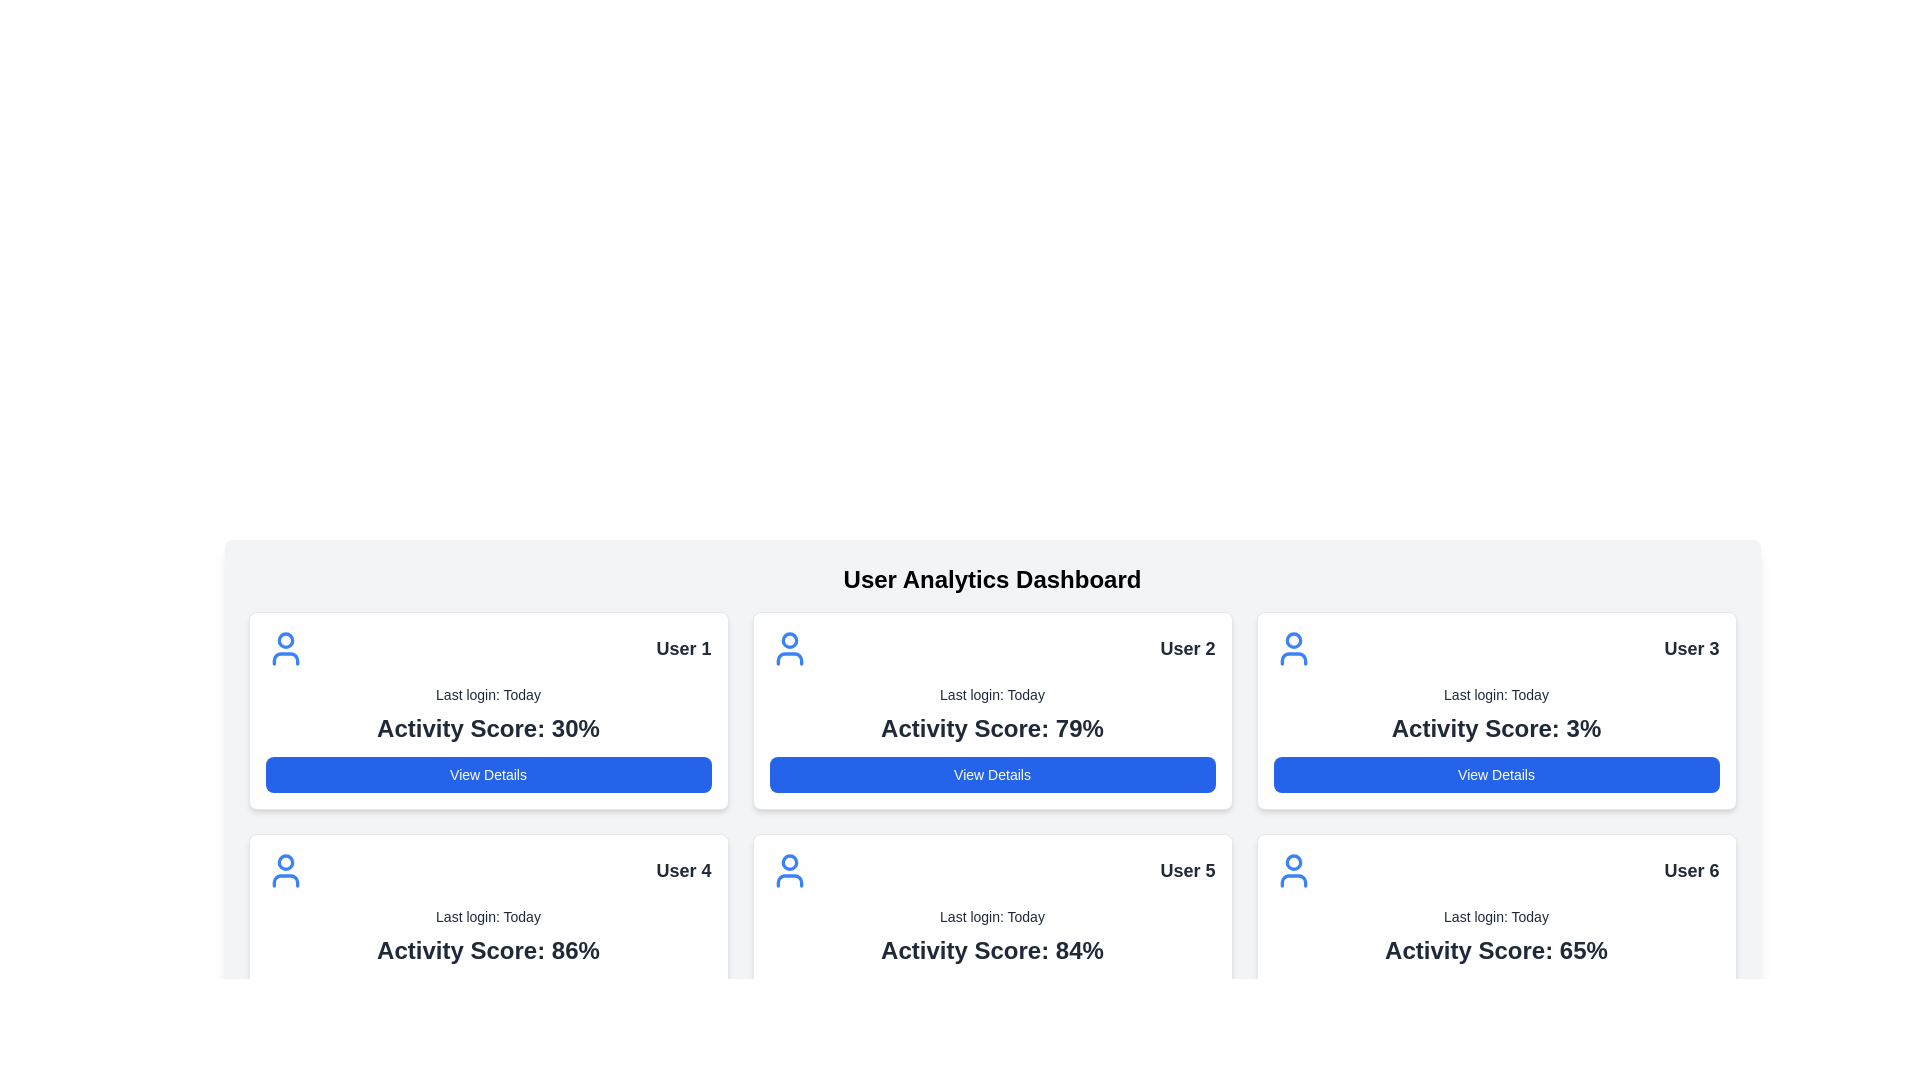 This screenshot has width=1920, height=1080. What do you see at coordinates (992, 774) in the screenshot?
I see `the button located at the bottom of the 'User 2' card in the 'User Analytics Dashboard' to observe a style change` at bounding box center [992, 774].